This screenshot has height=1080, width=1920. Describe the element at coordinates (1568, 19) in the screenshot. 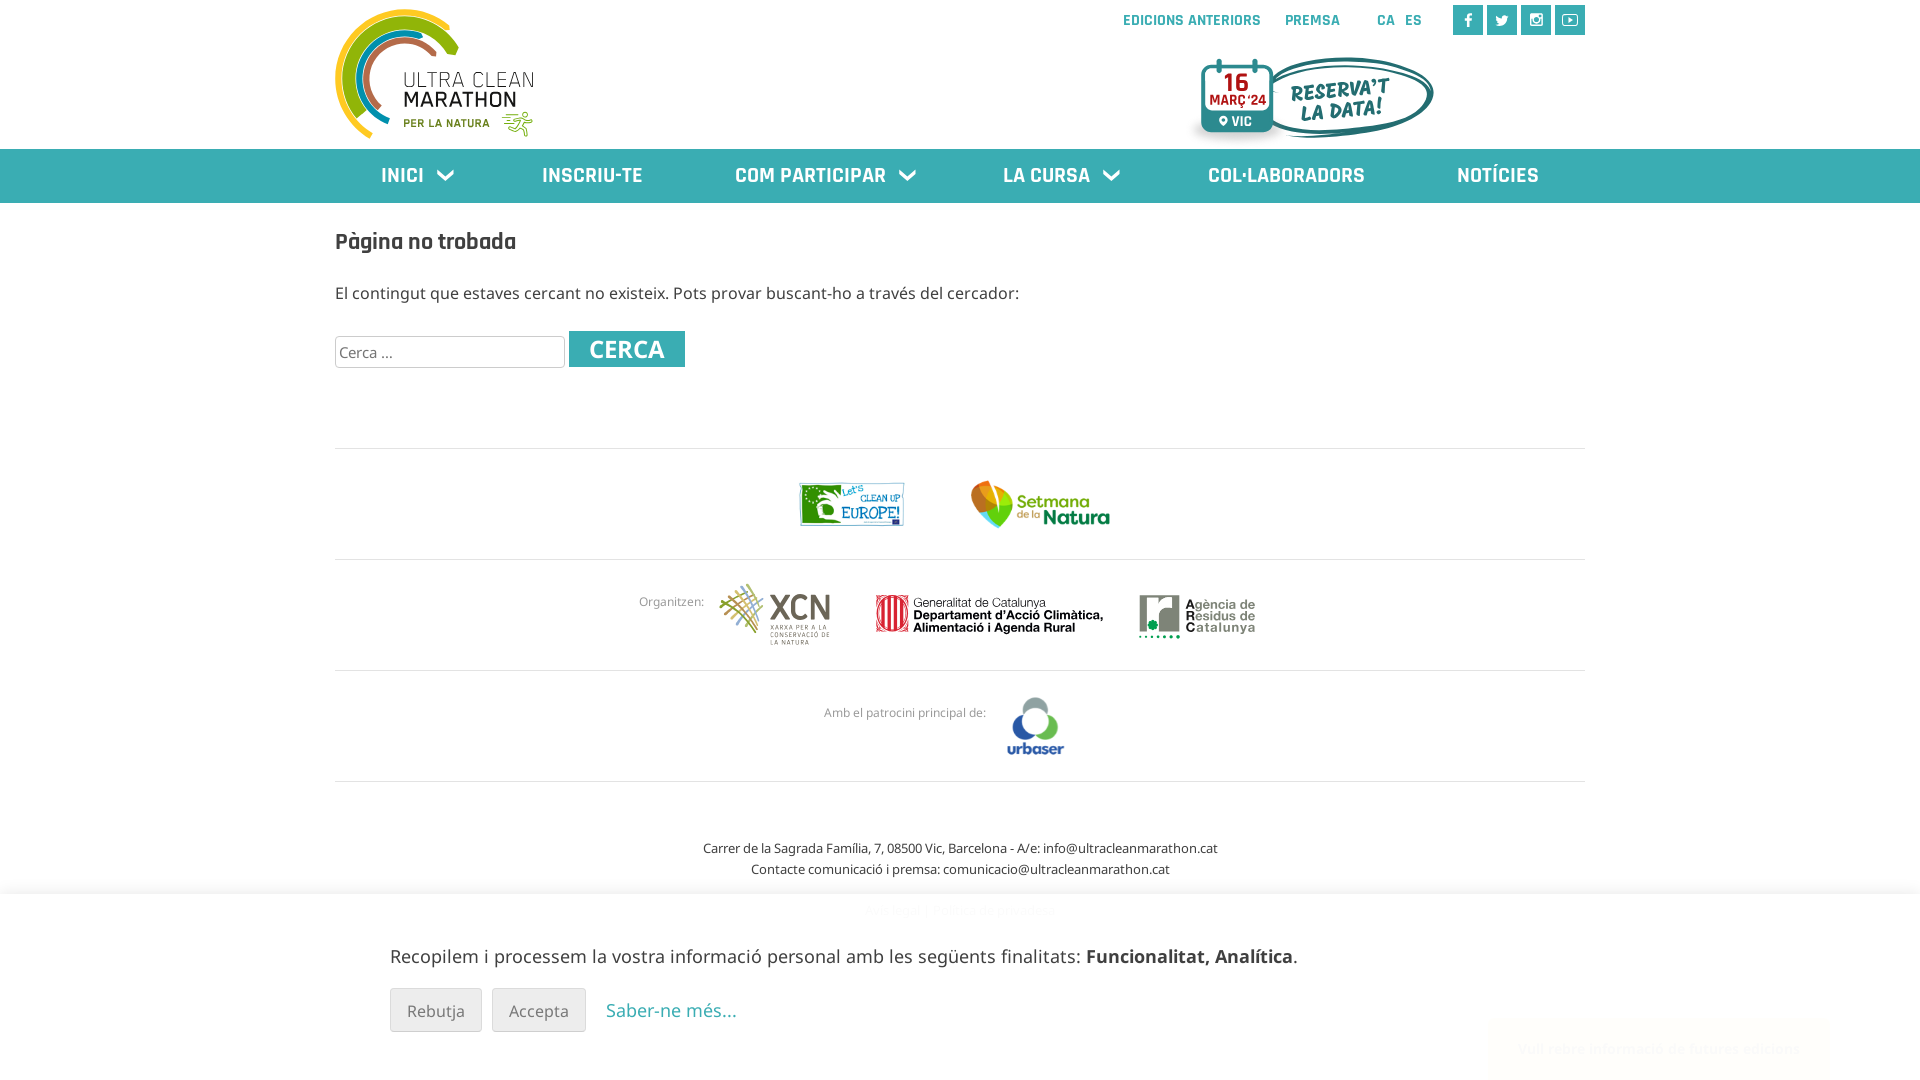

I see `'Youtube'` at that location.